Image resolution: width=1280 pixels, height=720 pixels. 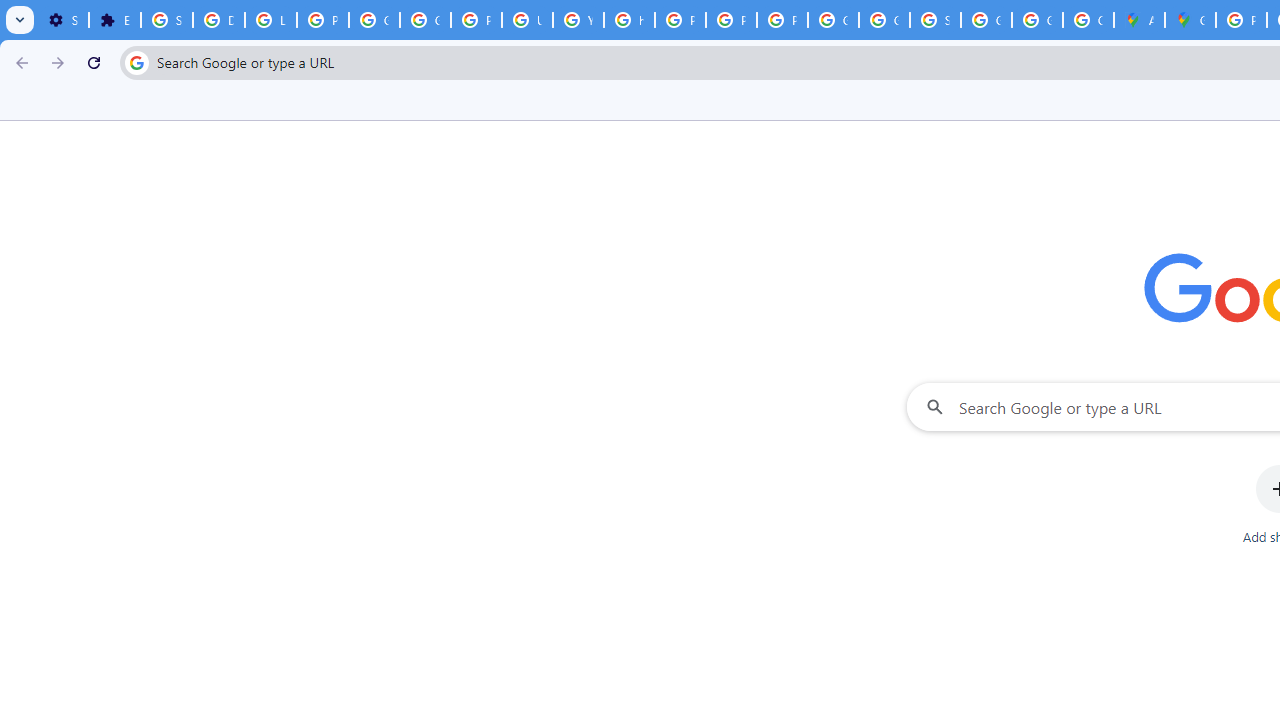 I want to click on 'Google Account Help', so click(x=375, y=20).